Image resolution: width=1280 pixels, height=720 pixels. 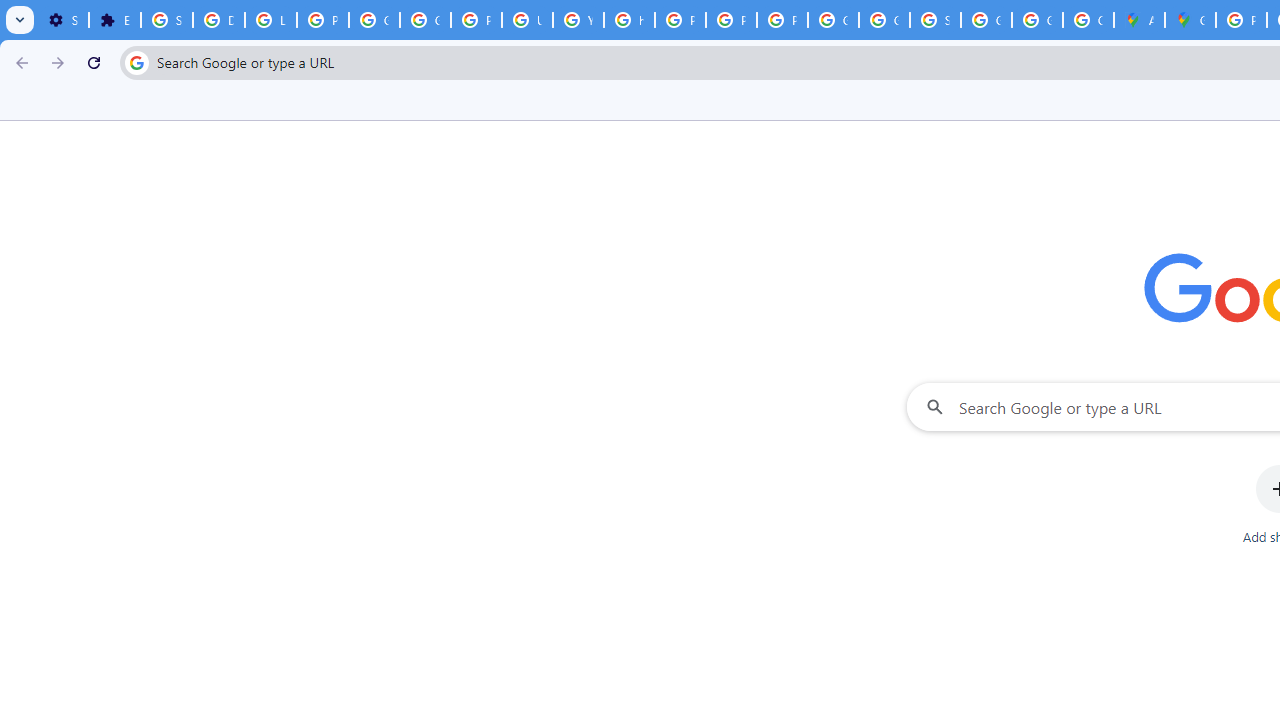 I want to click on 'Google Account Help', so click(x=375, y=20).